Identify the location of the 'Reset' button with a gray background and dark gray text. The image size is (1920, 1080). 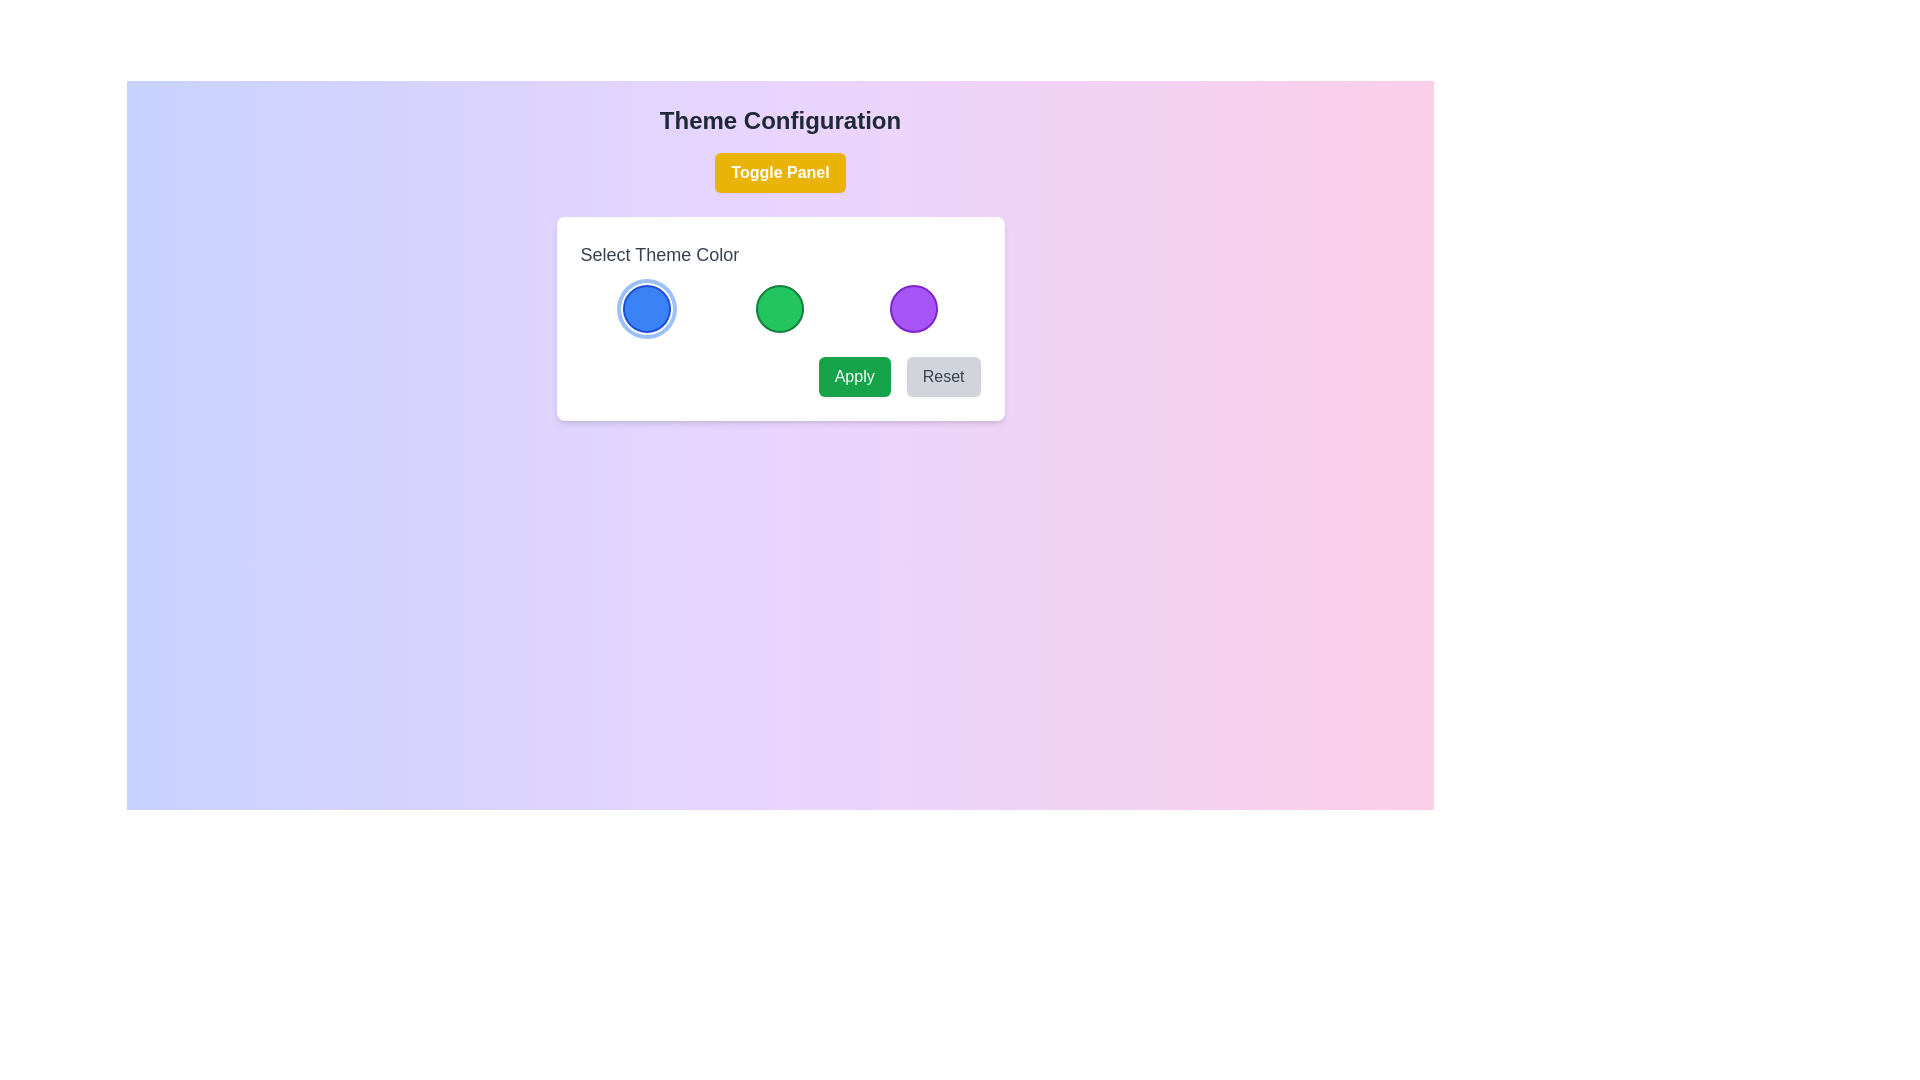
(942, 377).